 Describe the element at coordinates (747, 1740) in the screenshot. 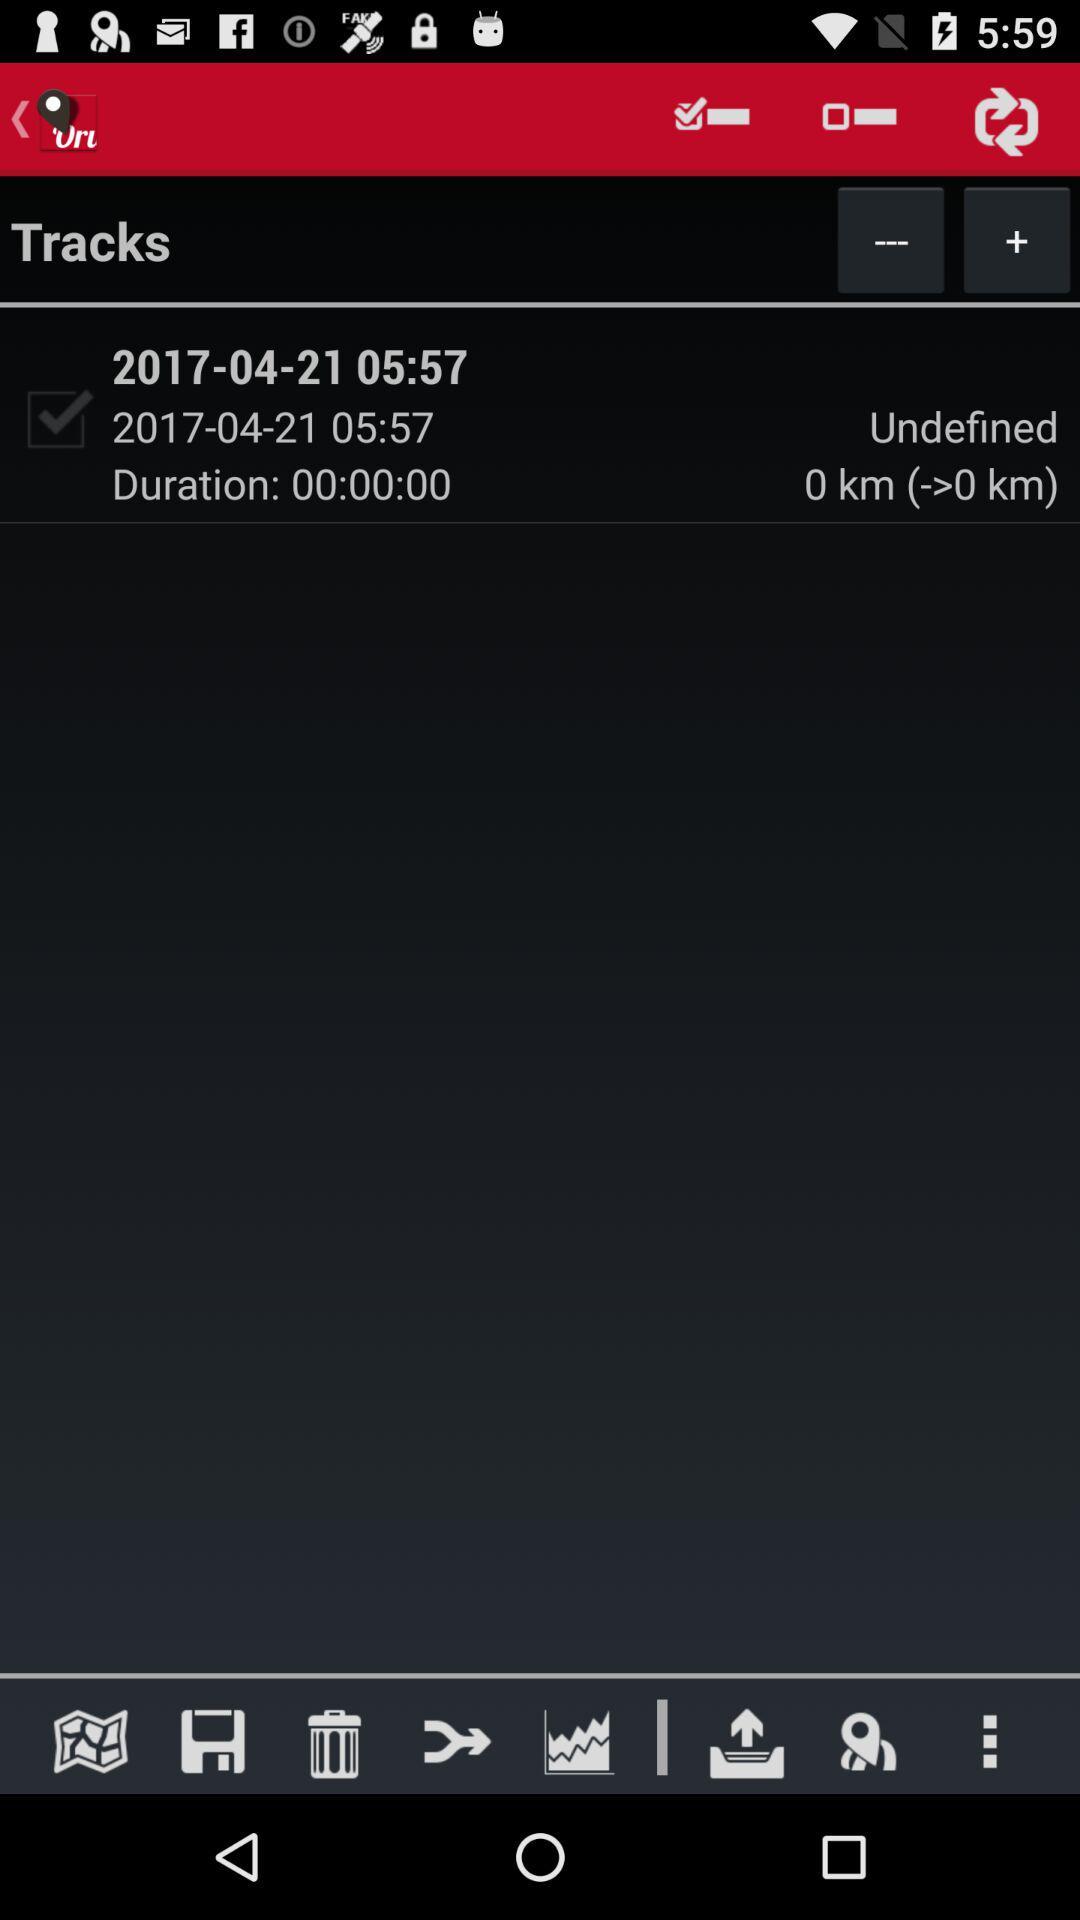

I see `go do dounulod` at that location.